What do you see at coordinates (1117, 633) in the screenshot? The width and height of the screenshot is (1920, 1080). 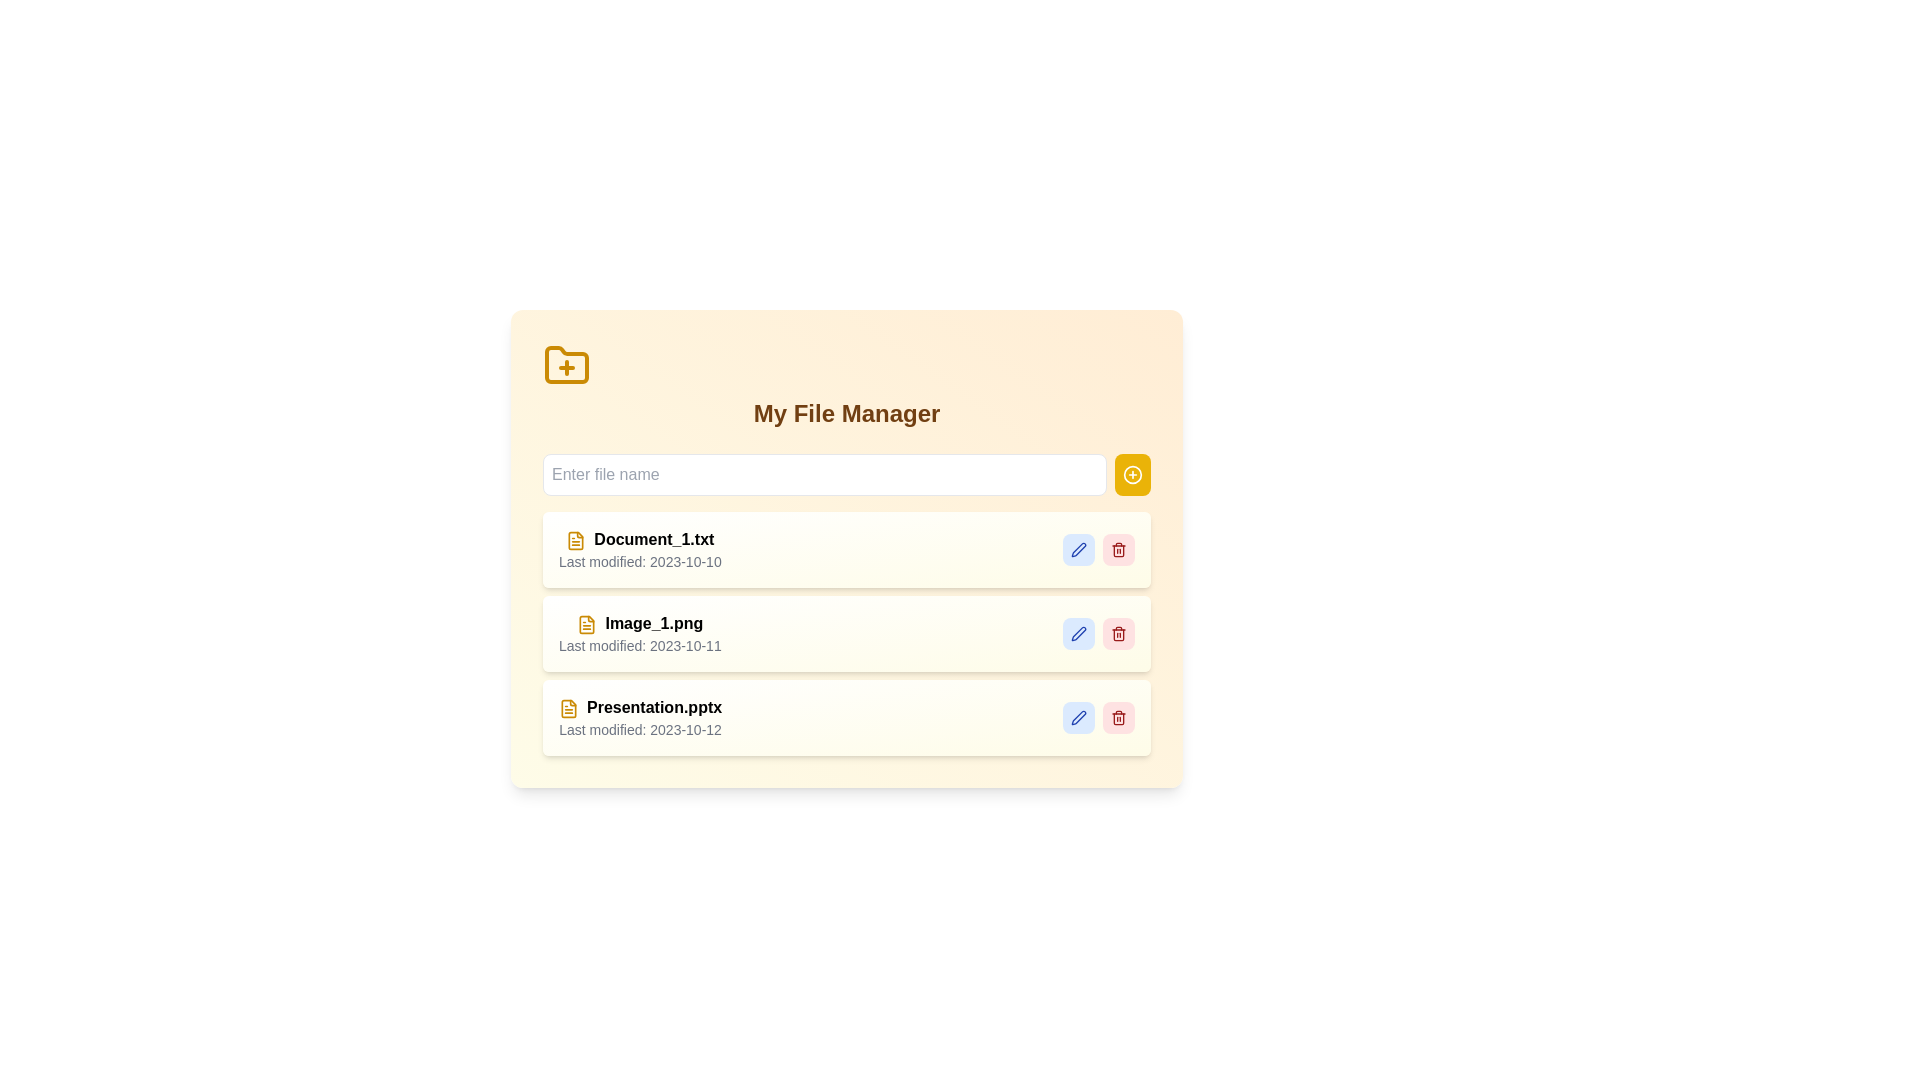 I see `the delete icon located in the last row of a list of items, aligned to the rightmost edge of the row` at bounding box center [1117, 633].